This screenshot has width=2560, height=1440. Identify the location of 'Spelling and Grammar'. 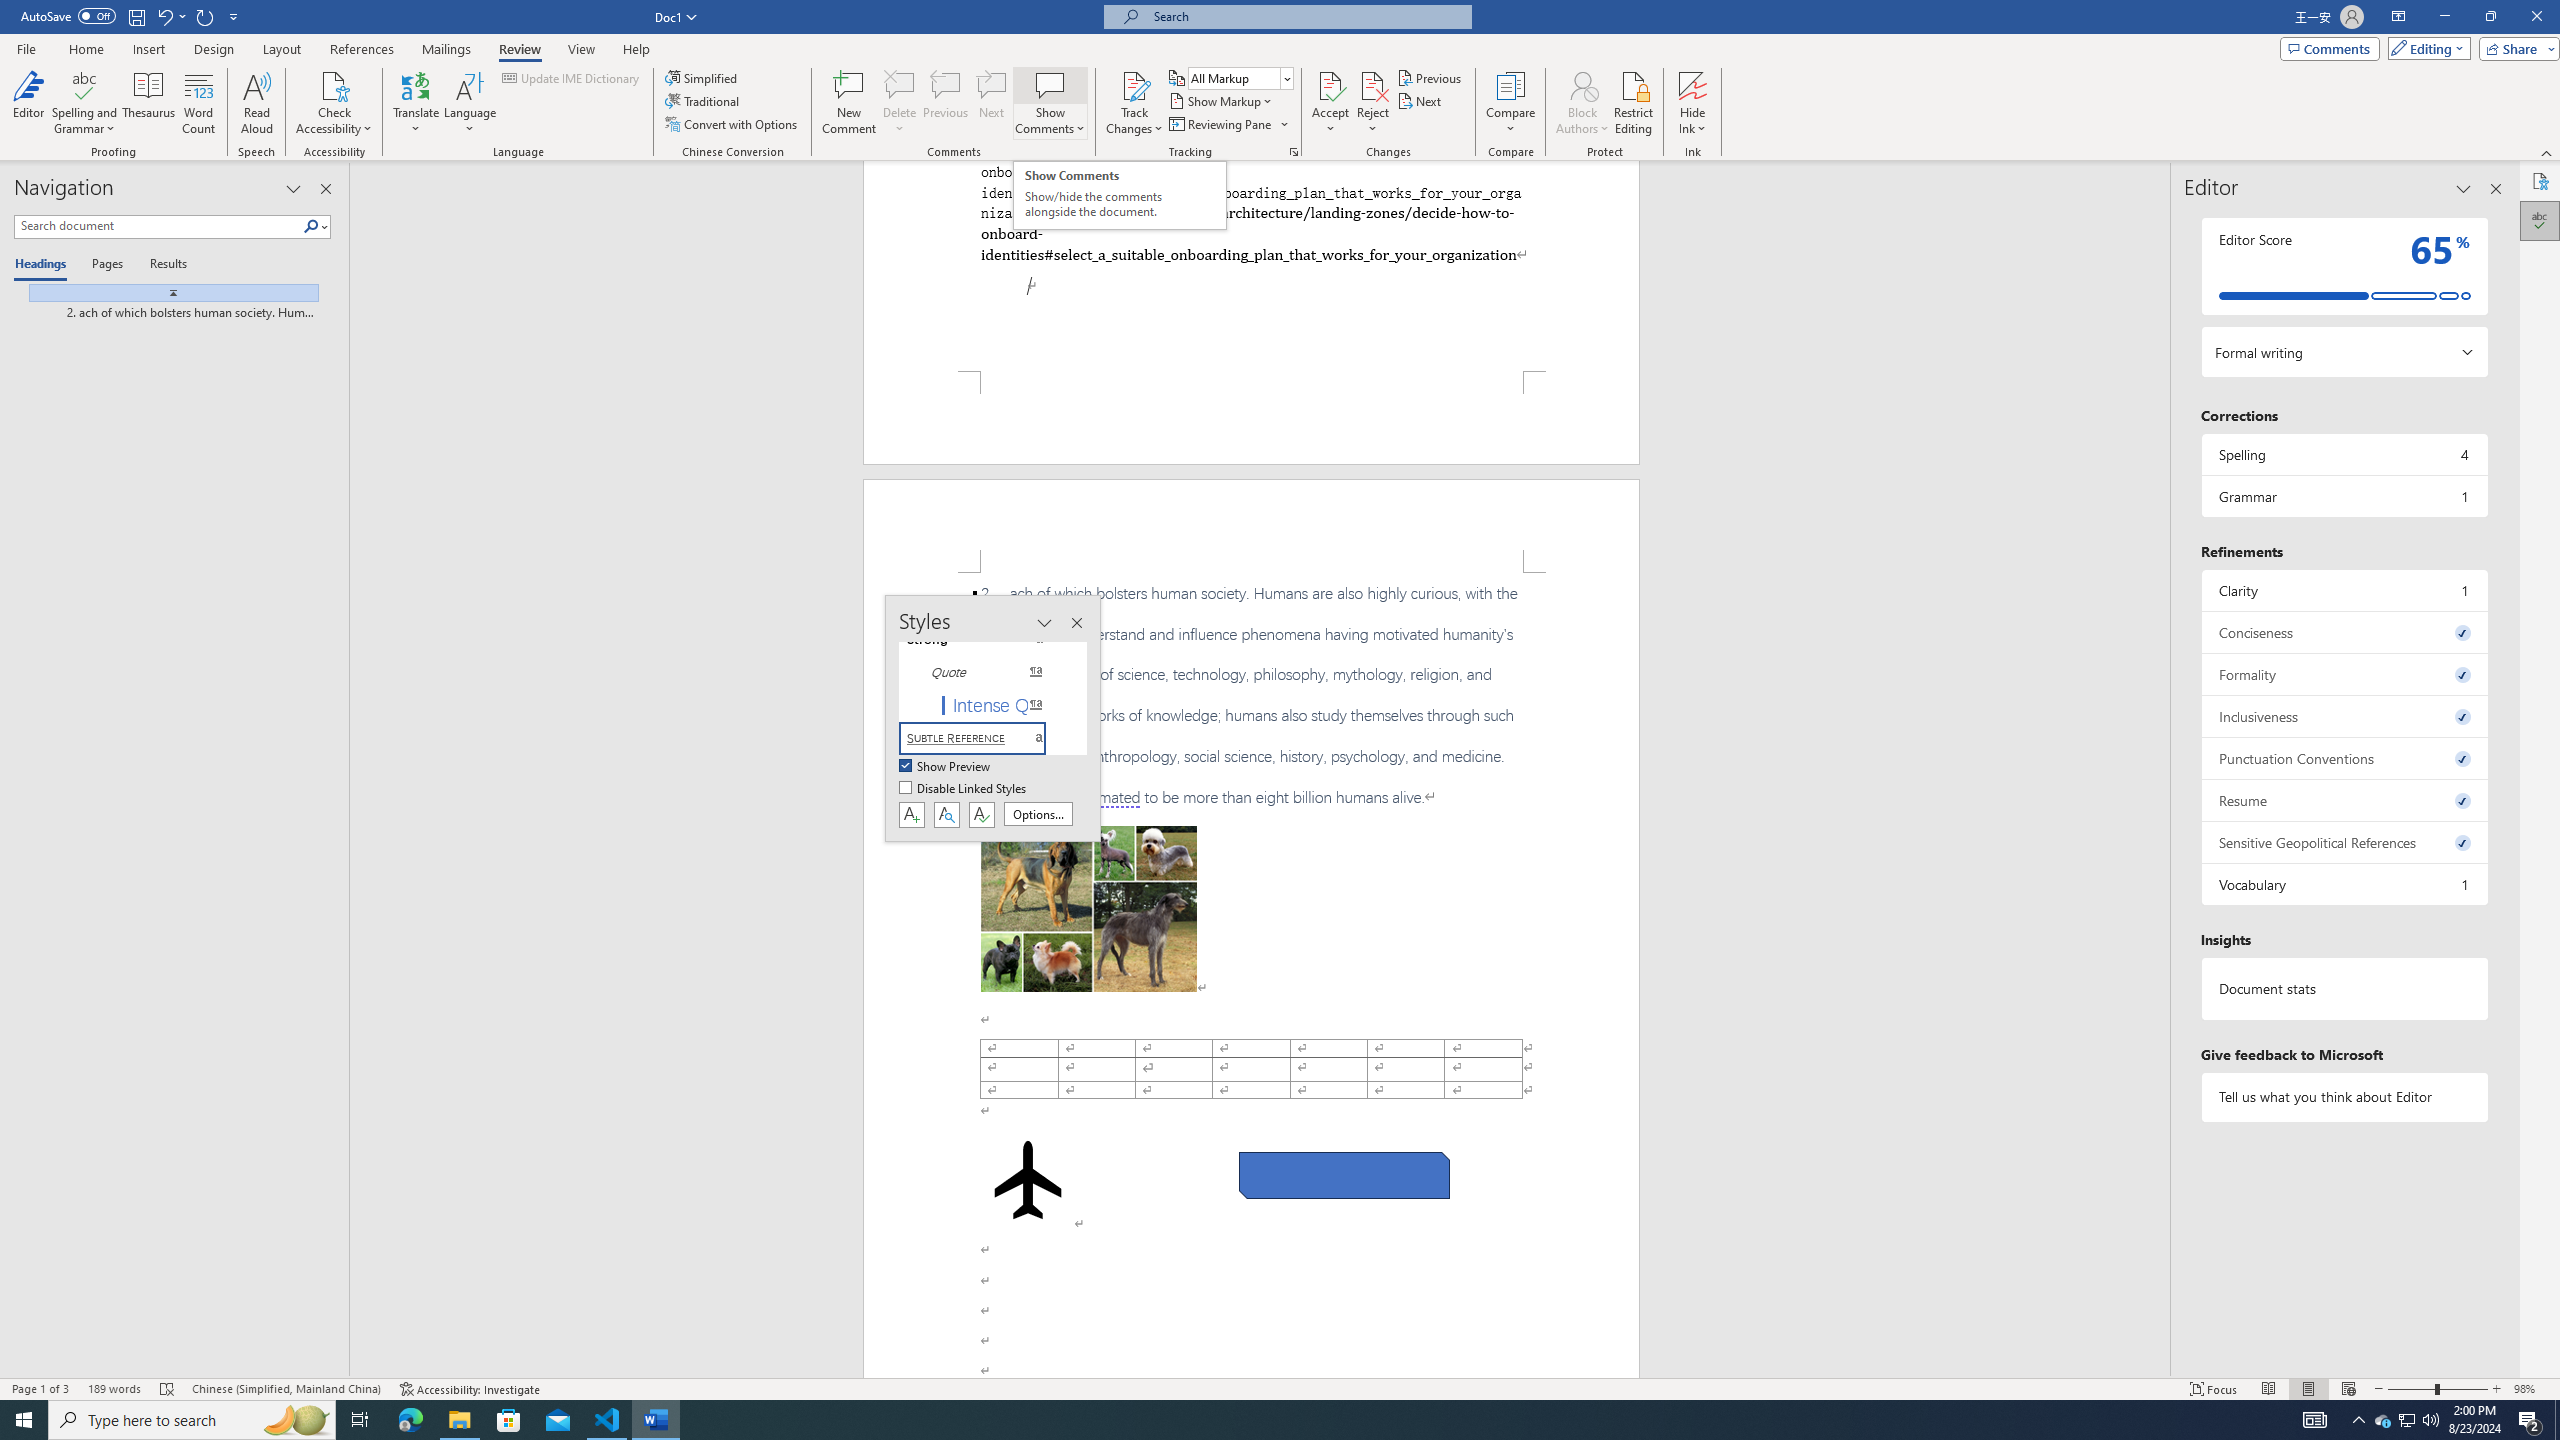
(85, 84).